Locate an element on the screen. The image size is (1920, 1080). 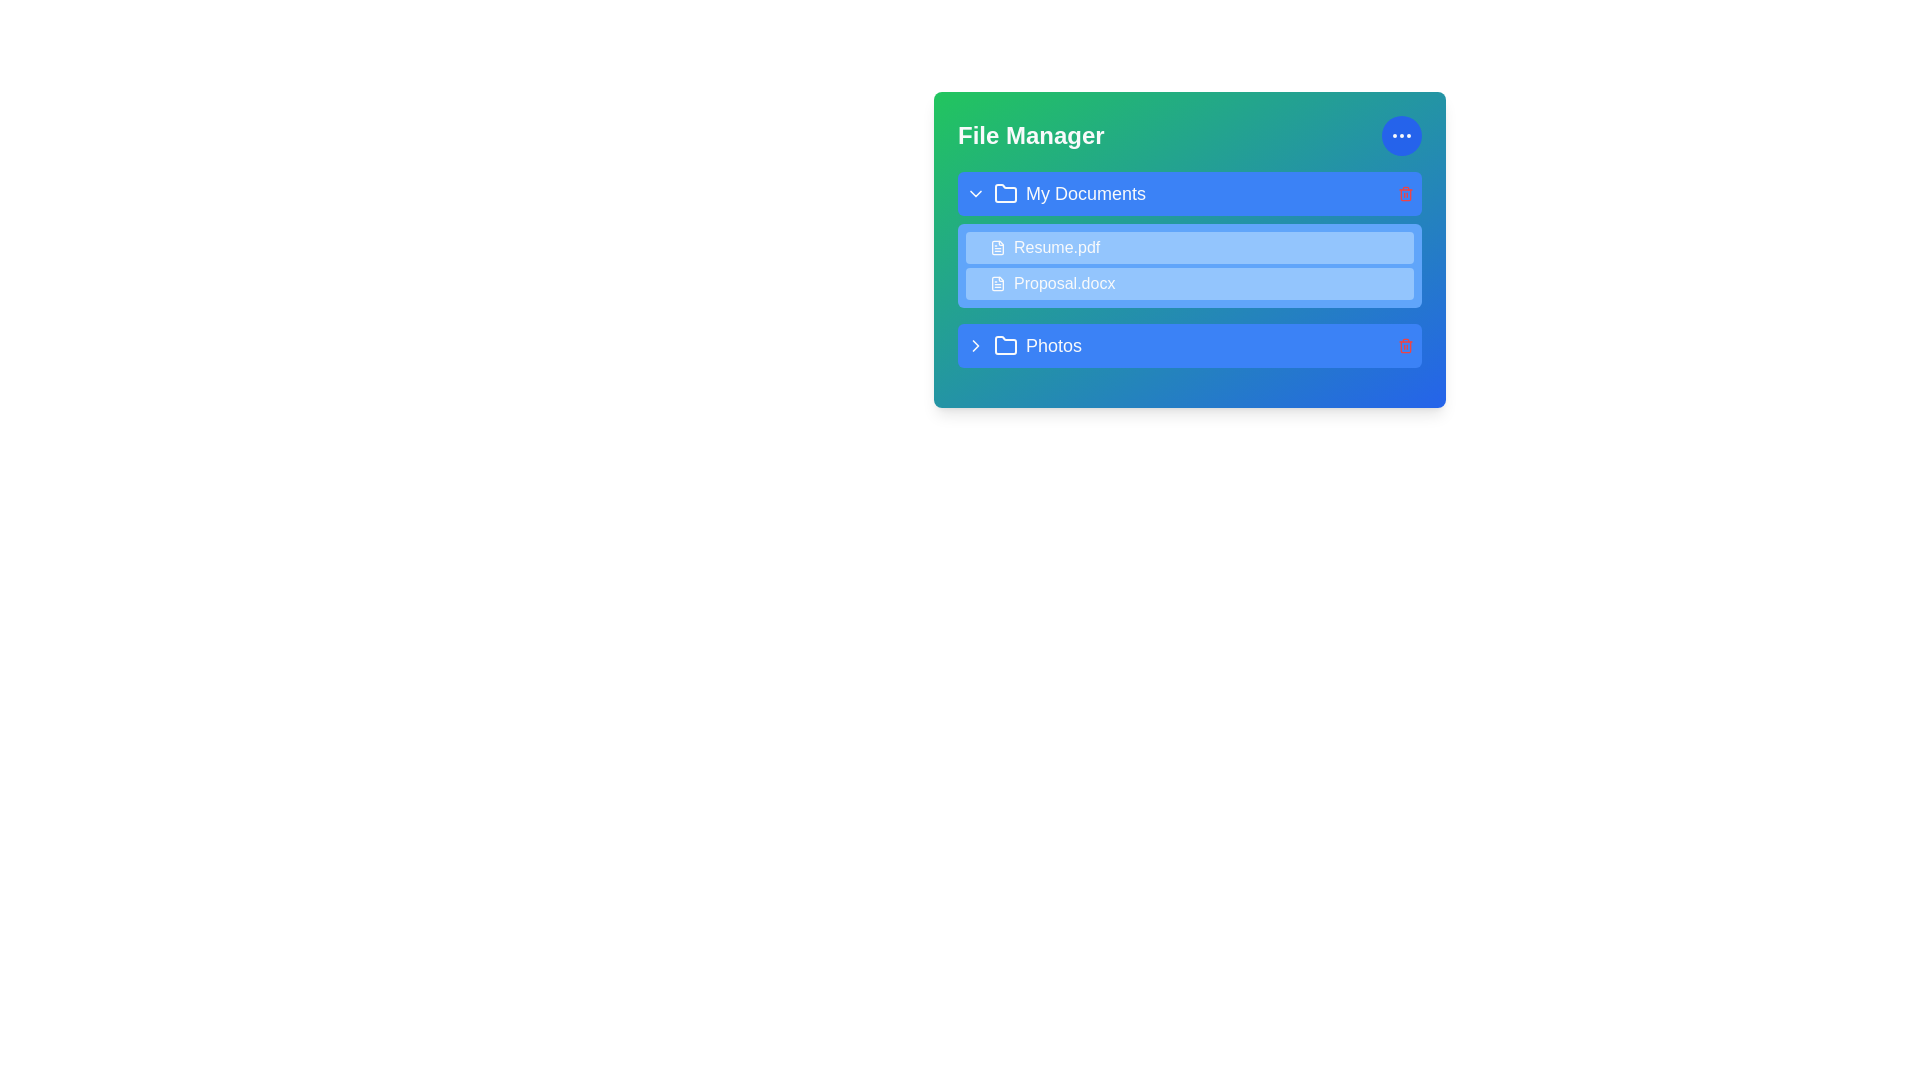
the group of list items containing 'Resume.pdf' and 'Proposal.docx' within the 'My Documents' section of the File Manager interface is located at coordinates (1190, 265).